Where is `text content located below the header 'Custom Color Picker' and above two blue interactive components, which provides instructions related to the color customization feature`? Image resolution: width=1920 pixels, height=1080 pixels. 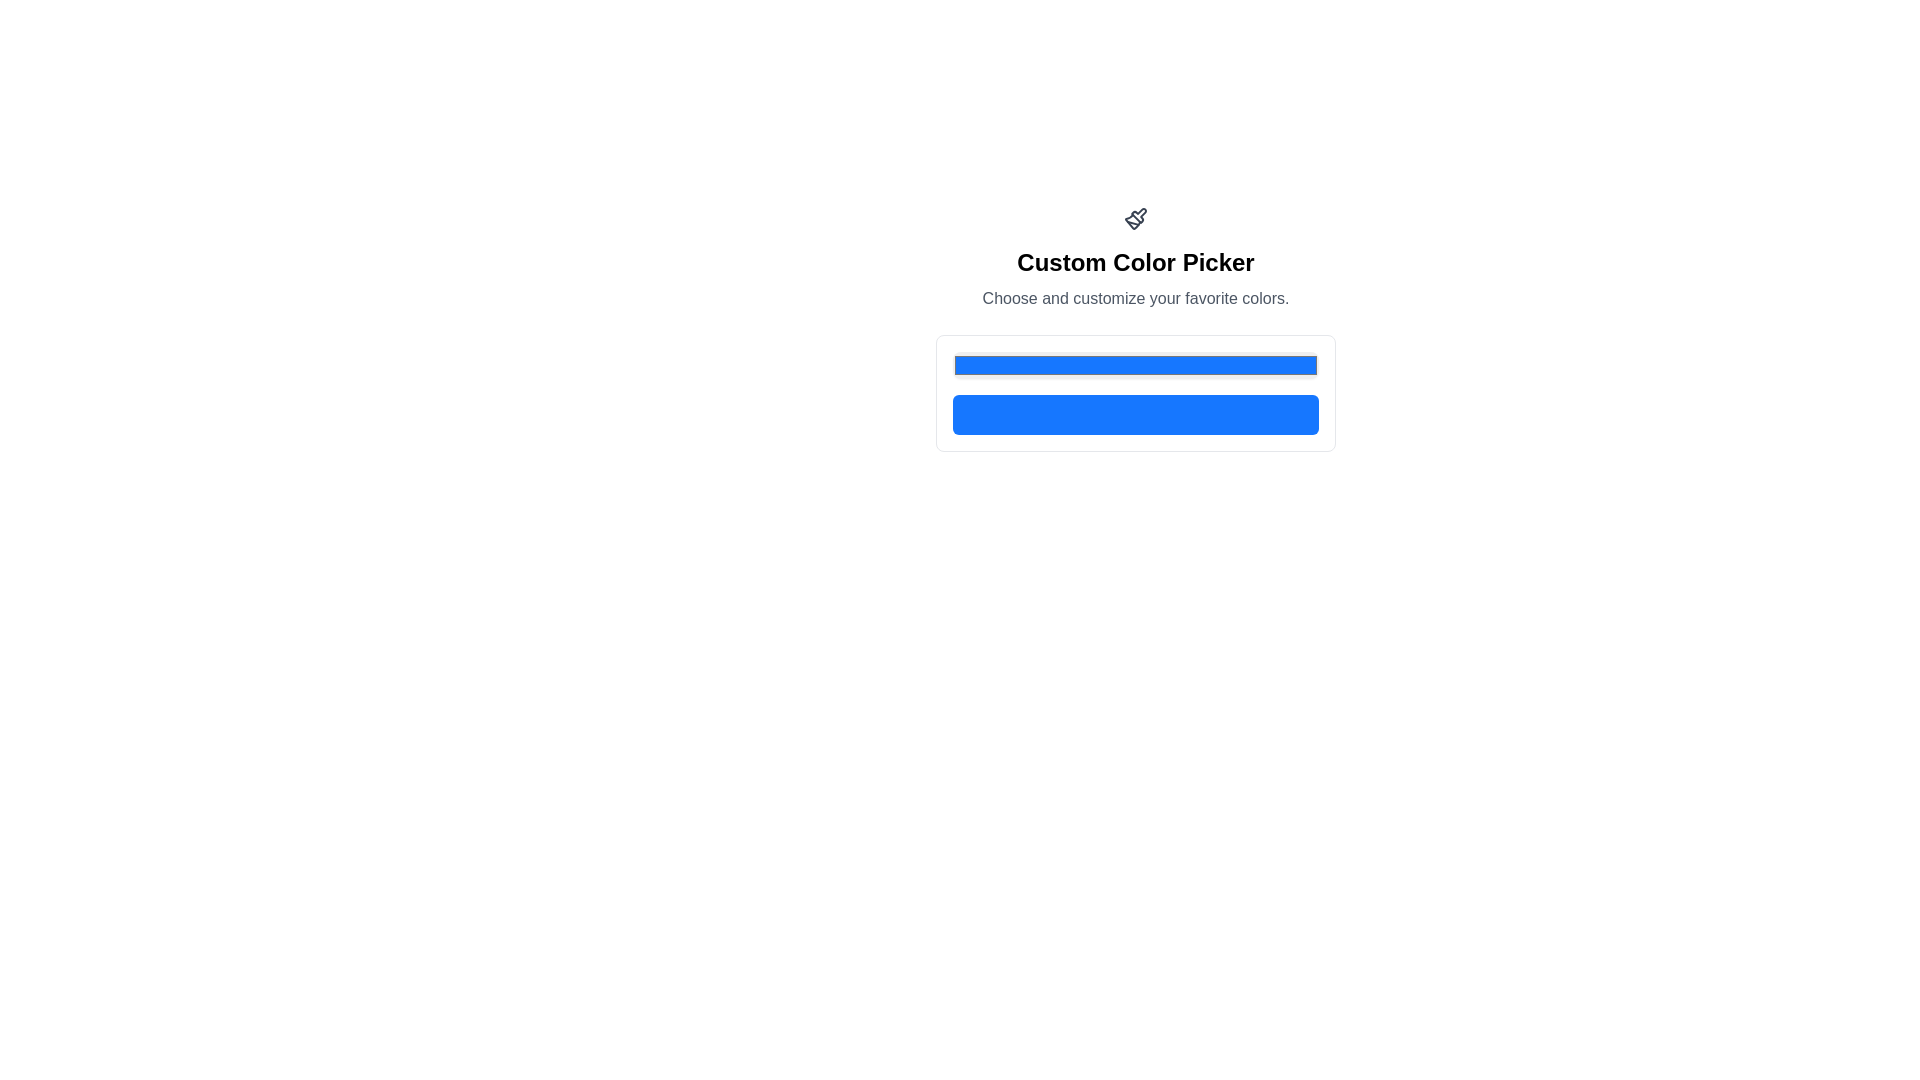
text content located below the header 'Custom Color Picker' and above two blue interactive components, which provides instructions related to the color customization feature is located at coordinates (1136, 299).